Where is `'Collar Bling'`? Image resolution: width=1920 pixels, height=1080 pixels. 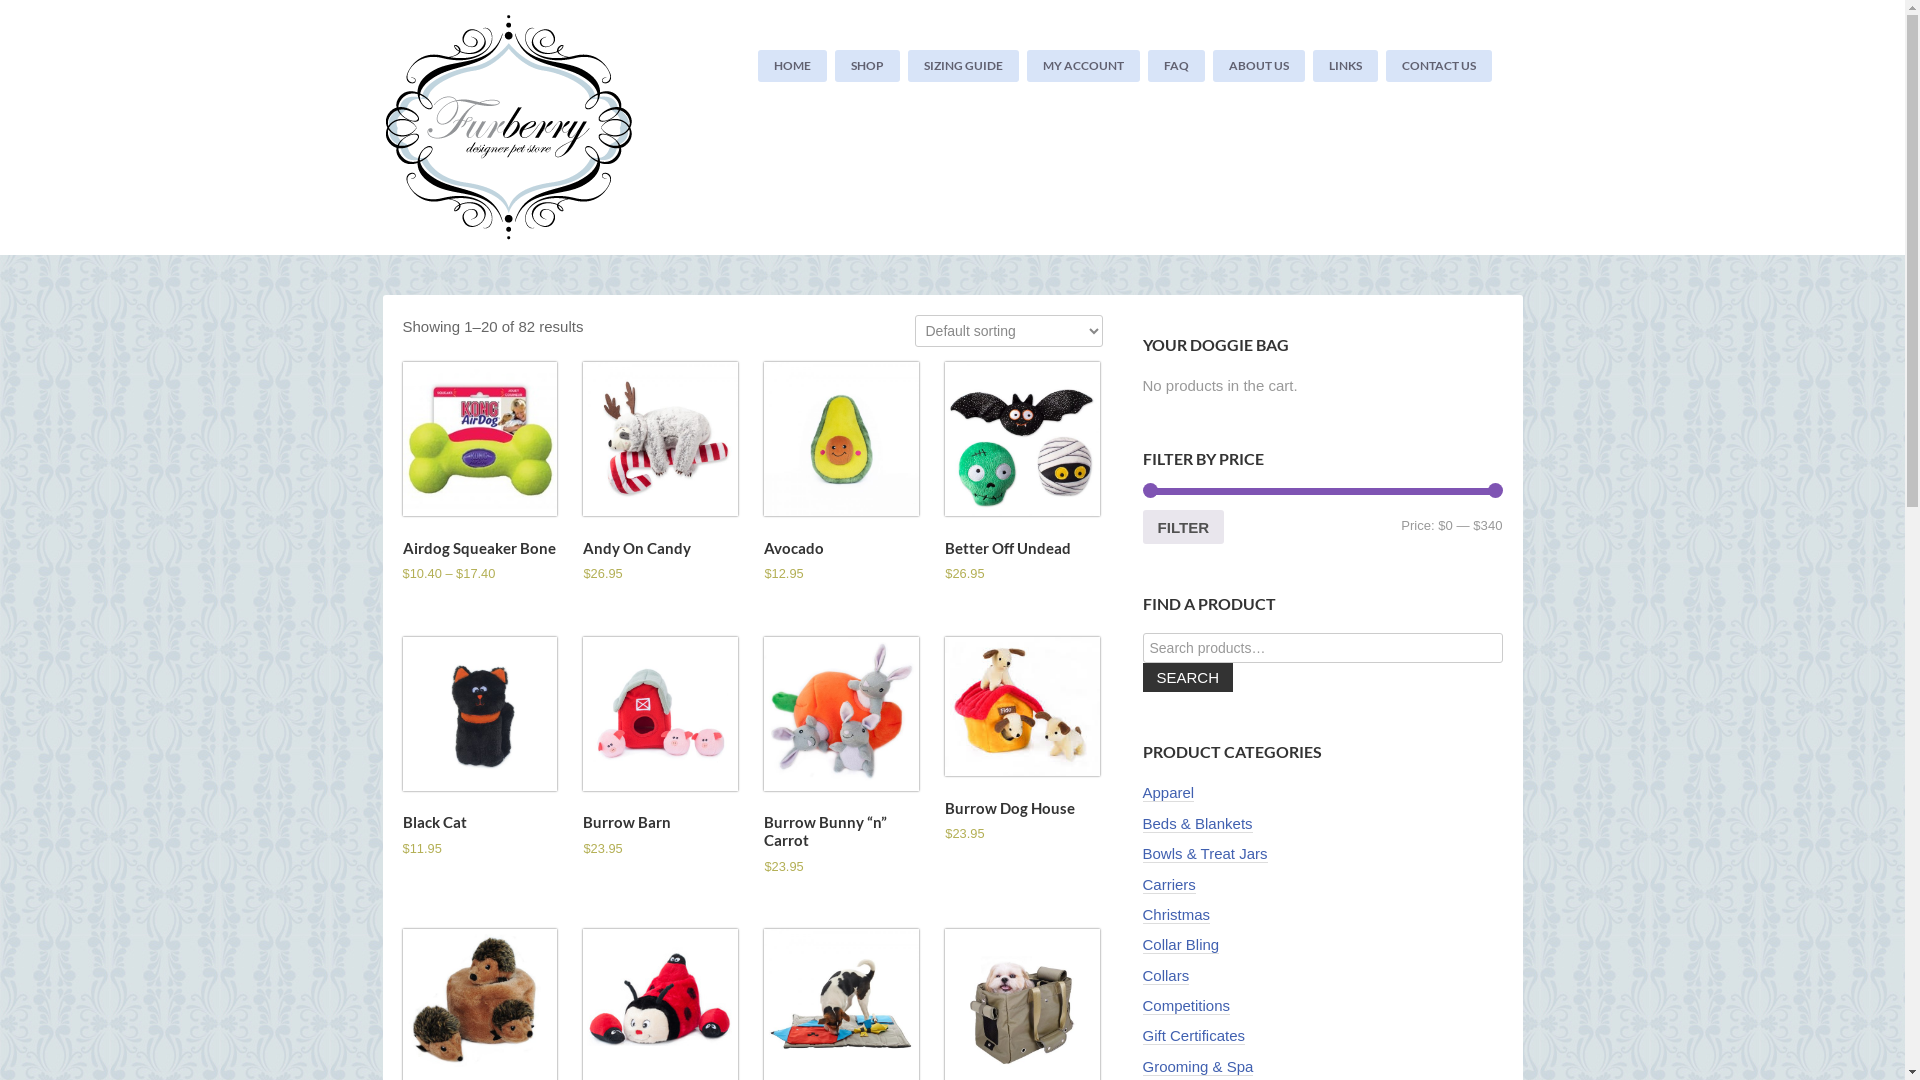
'Collar Bling' is located at coordinates (1180, 945).